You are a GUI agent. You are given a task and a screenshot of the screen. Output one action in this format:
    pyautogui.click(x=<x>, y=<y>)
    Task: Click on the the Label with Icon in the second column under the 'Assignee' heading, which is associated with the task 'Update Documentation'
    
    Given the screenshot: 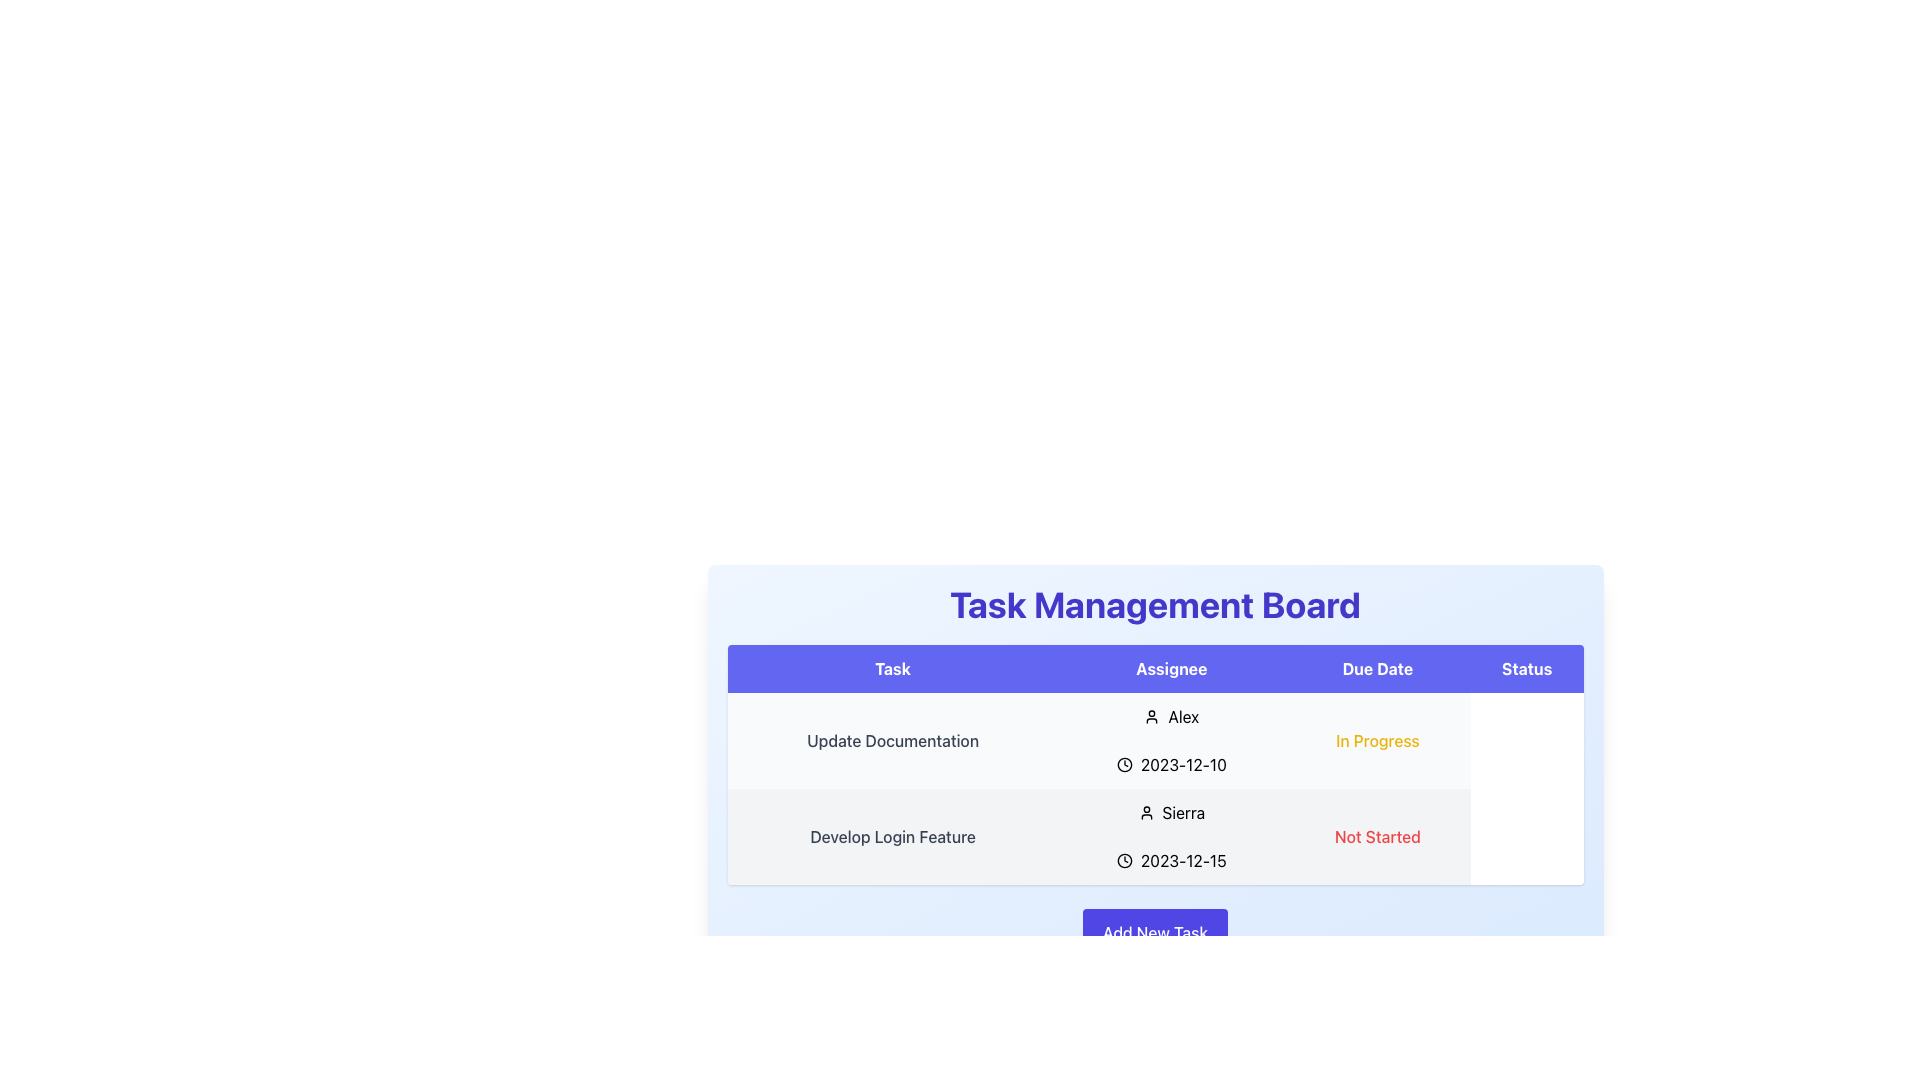 What is the action you would take?
    pyautogui.click(x=1171, y=716)
    